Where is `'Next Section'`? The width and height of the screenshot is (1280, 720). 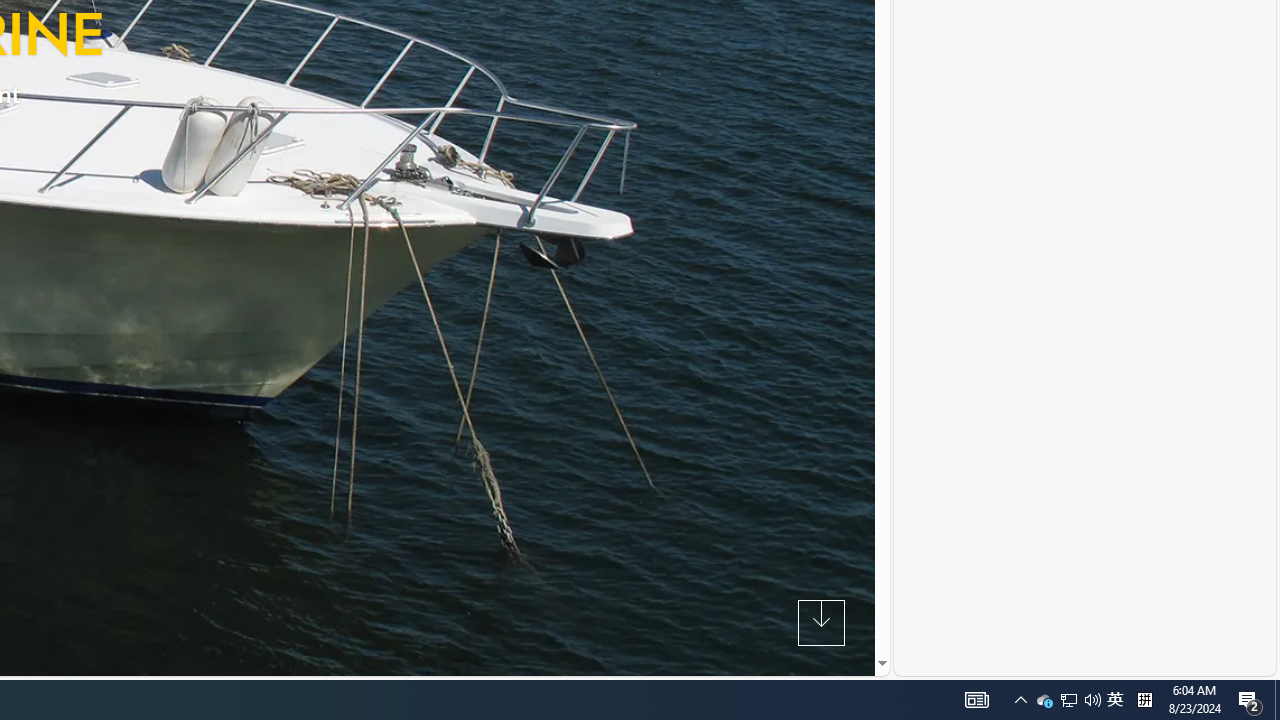
'Next Section' is located at coordinates (821, 621).